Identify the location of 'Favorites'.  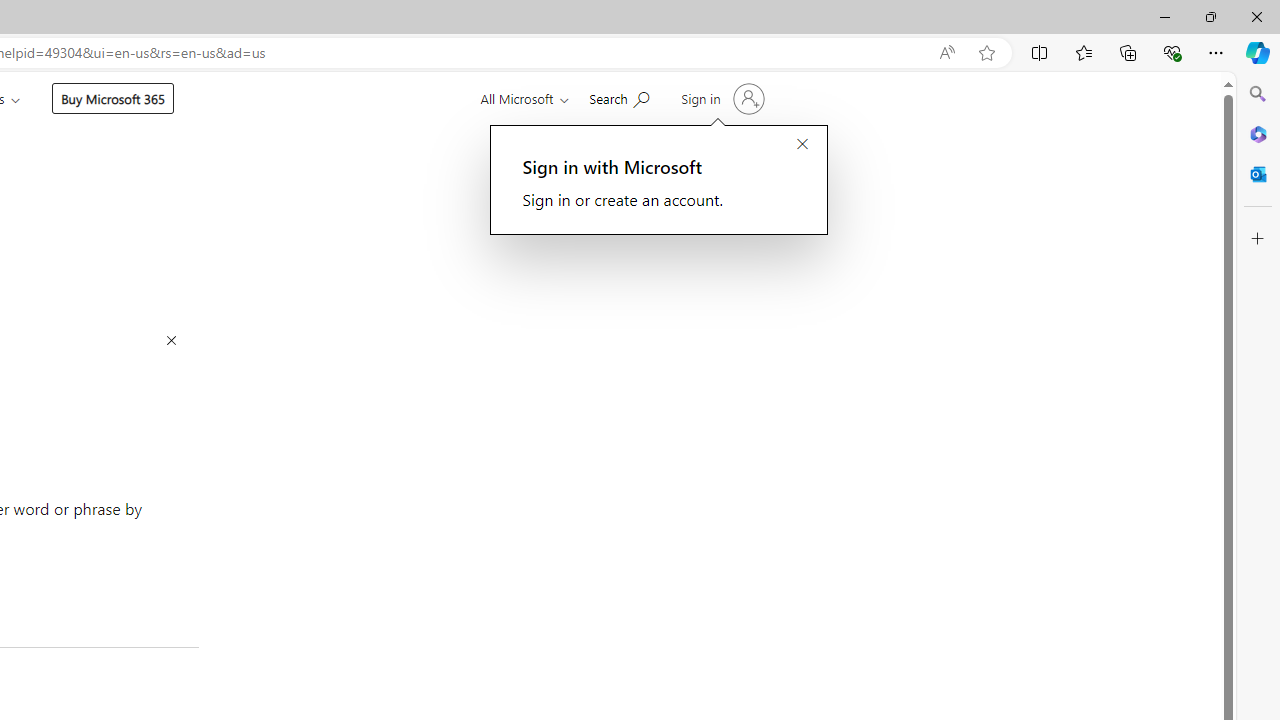
(1082, 51).